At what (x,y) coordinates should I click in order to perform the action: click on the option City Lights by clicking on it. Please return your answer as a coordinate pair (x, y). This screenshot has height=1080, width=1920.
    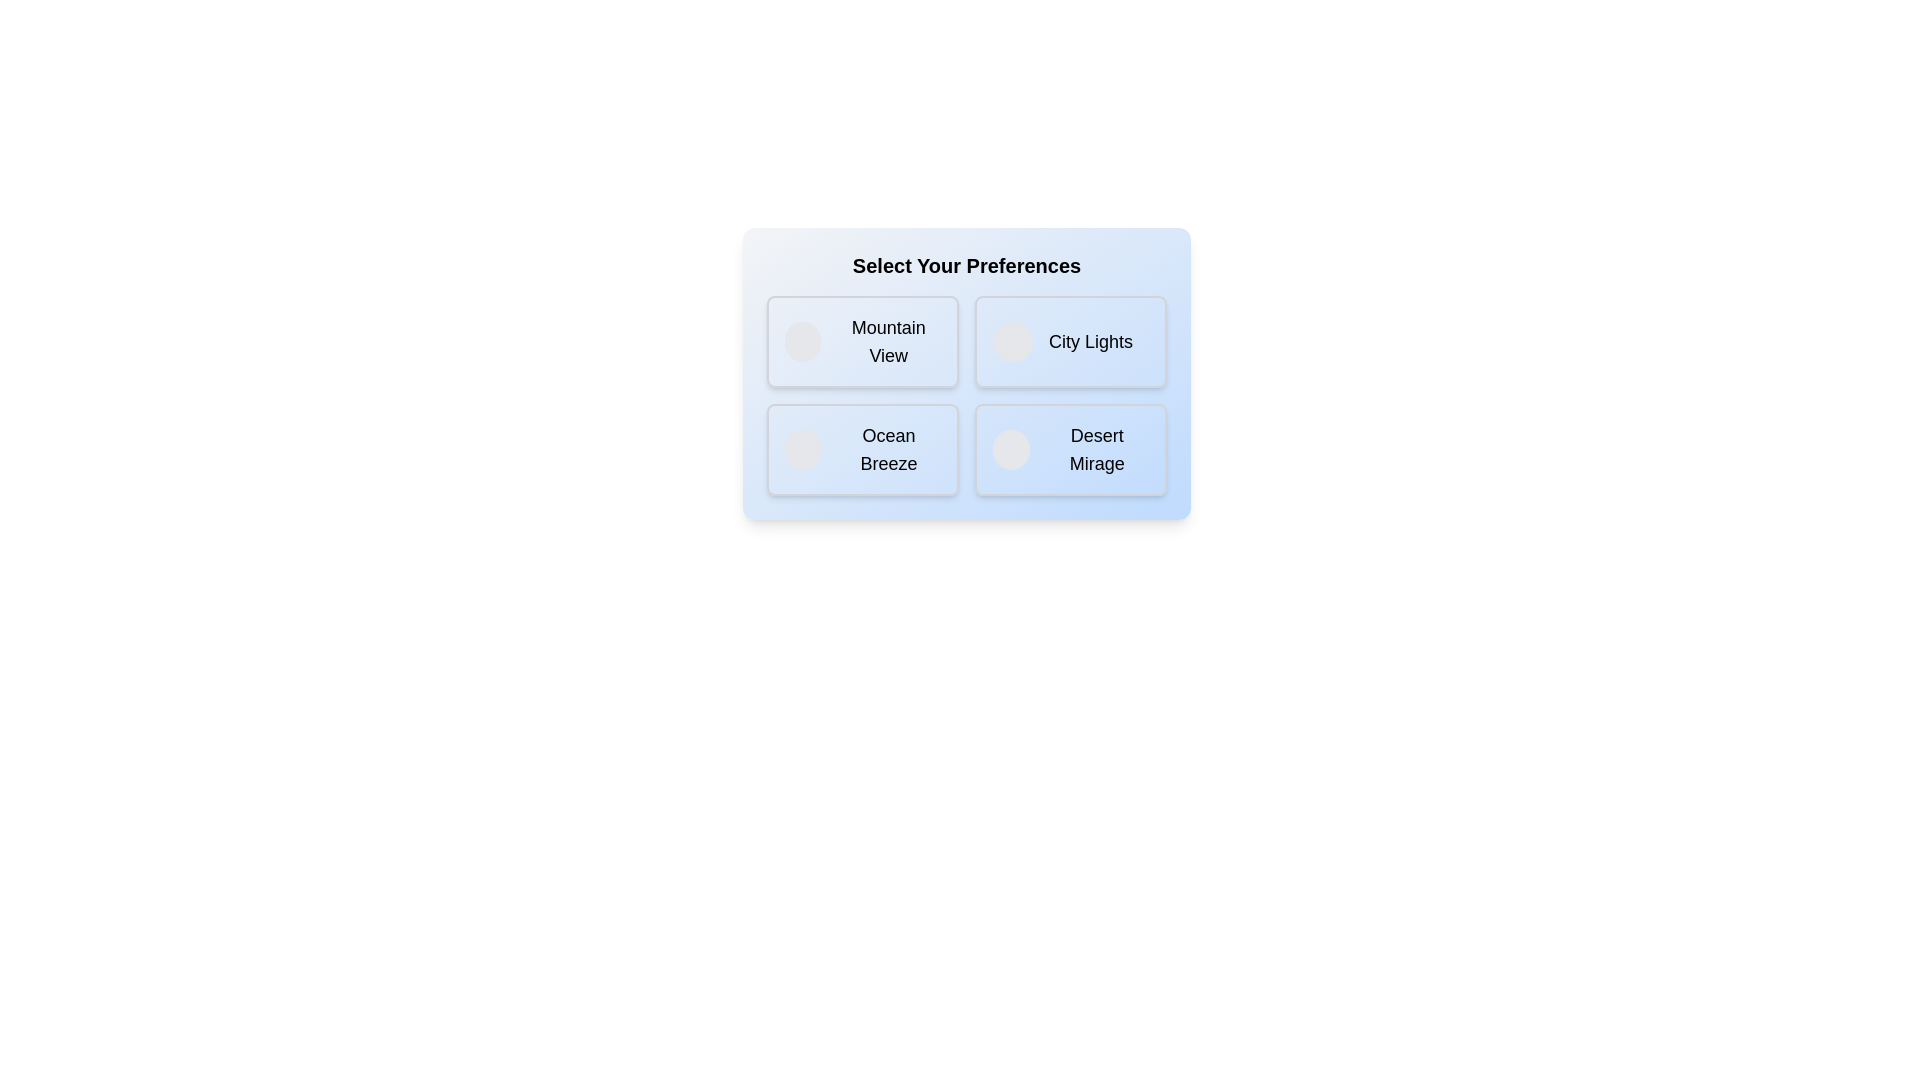
    Looking at the image, I should click on (1069, 341).